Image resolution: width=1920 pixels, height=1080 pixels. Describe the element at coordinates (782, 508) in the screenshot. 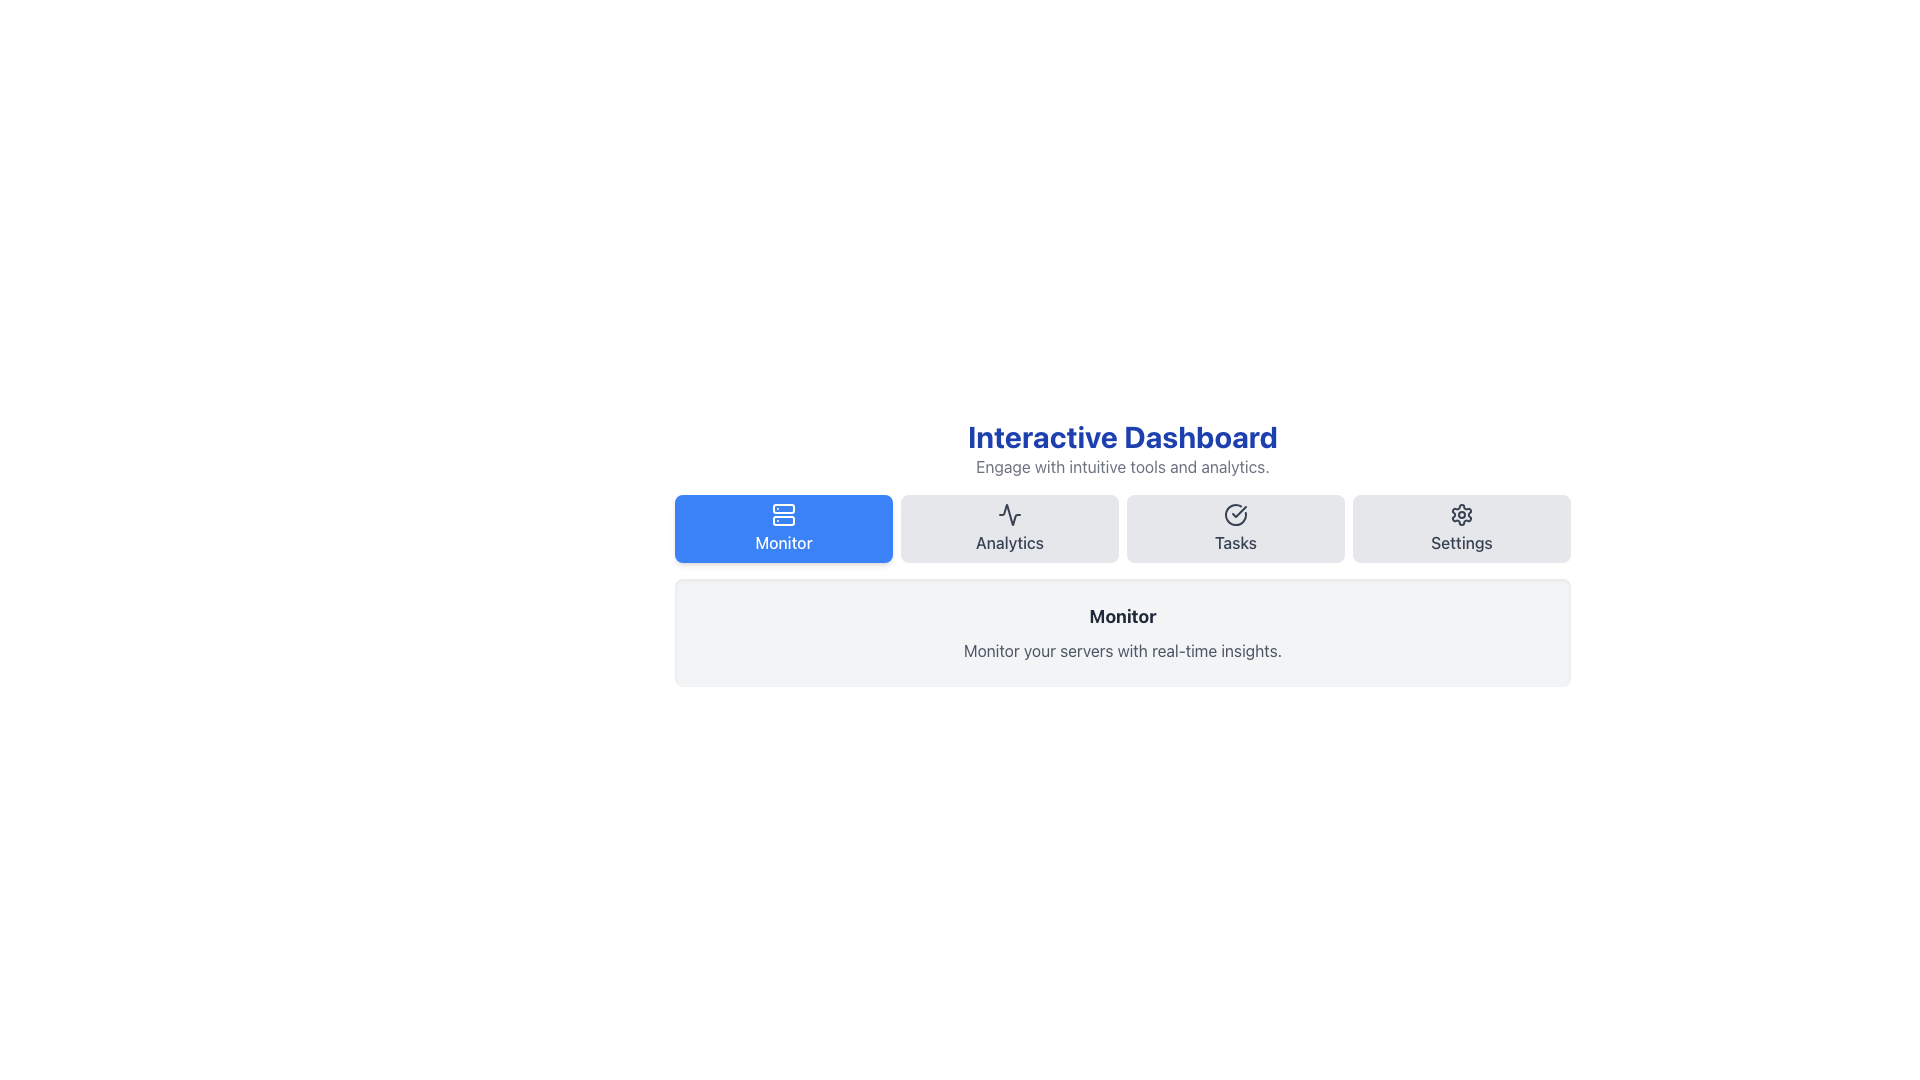

I see `the topmost segment of the server icon, which is a rectangular shape with rounded corners, located to the left of the horizontal navigation bar` at that location.